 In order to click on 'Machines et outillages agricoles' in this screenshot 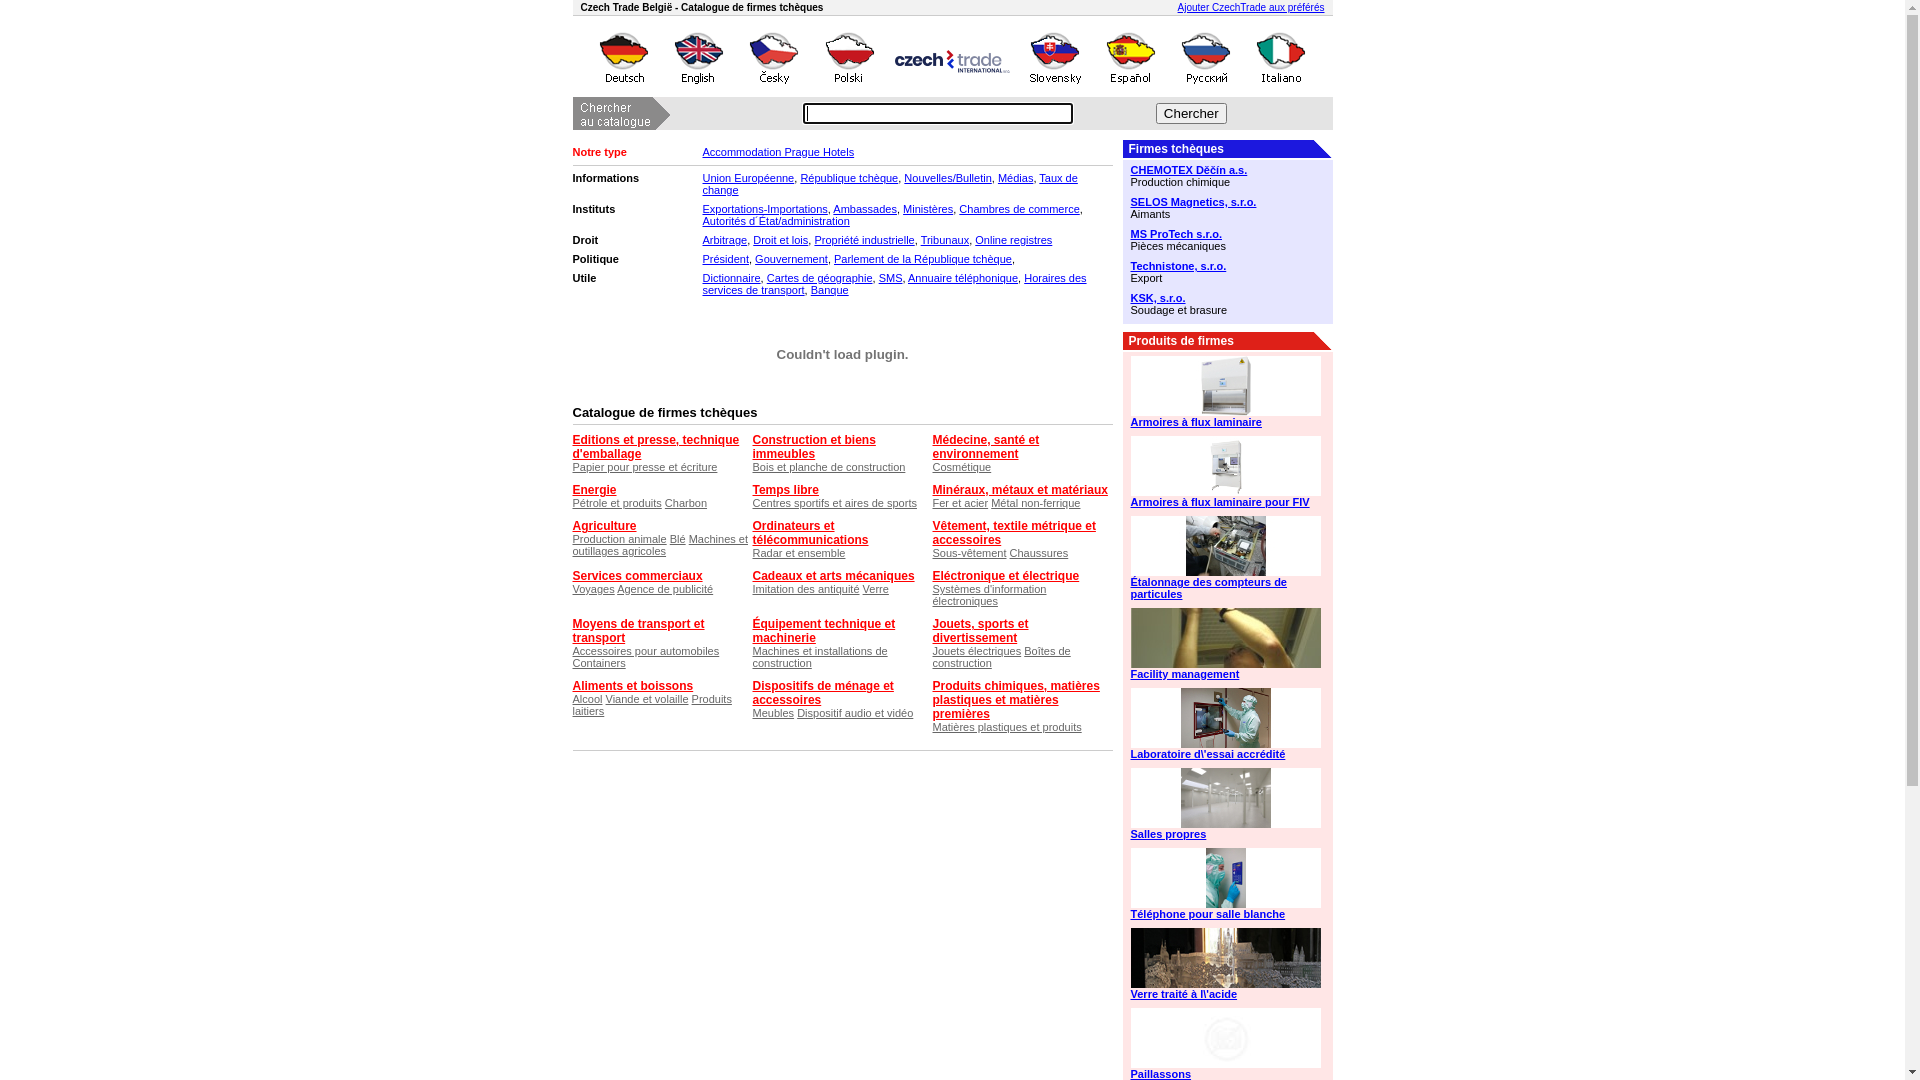, I will do `click(660, 544)`.